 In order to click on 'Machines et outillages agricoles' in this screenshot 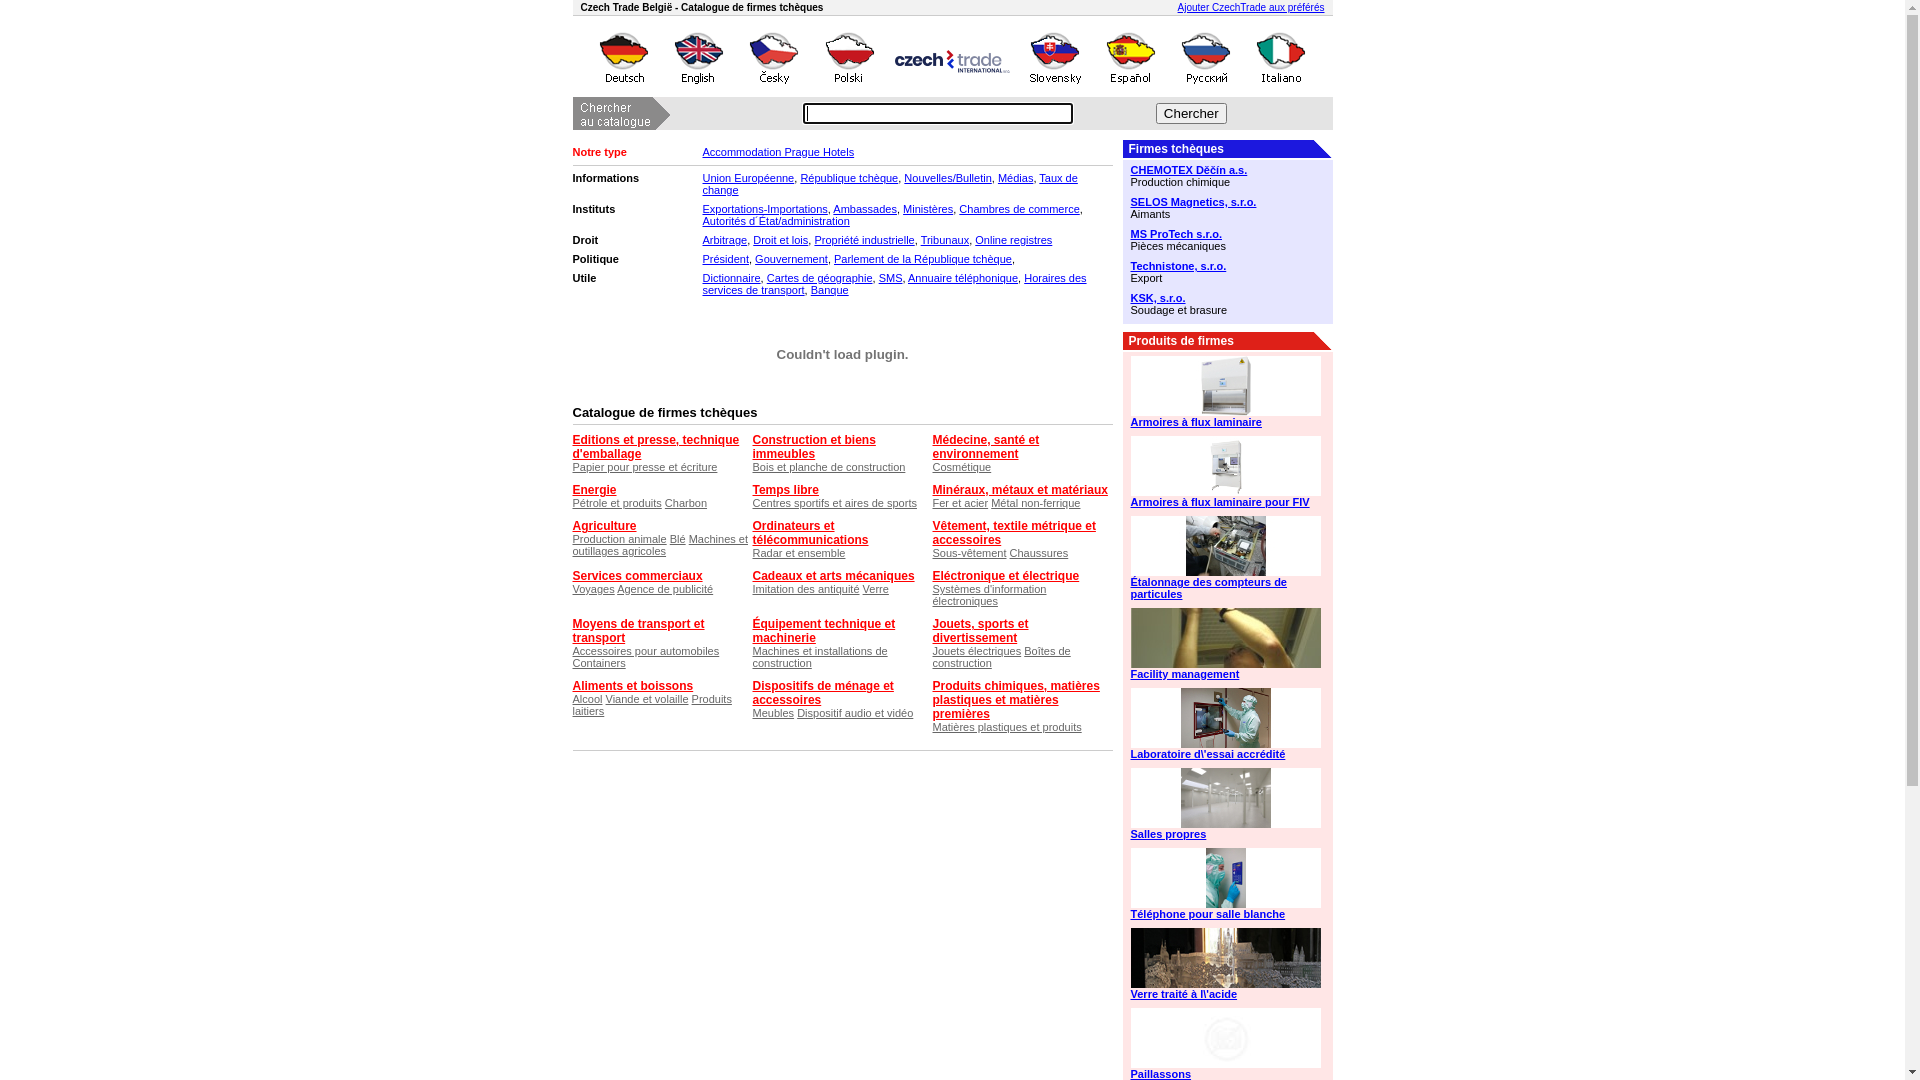, I will do `click(660, 544)`.